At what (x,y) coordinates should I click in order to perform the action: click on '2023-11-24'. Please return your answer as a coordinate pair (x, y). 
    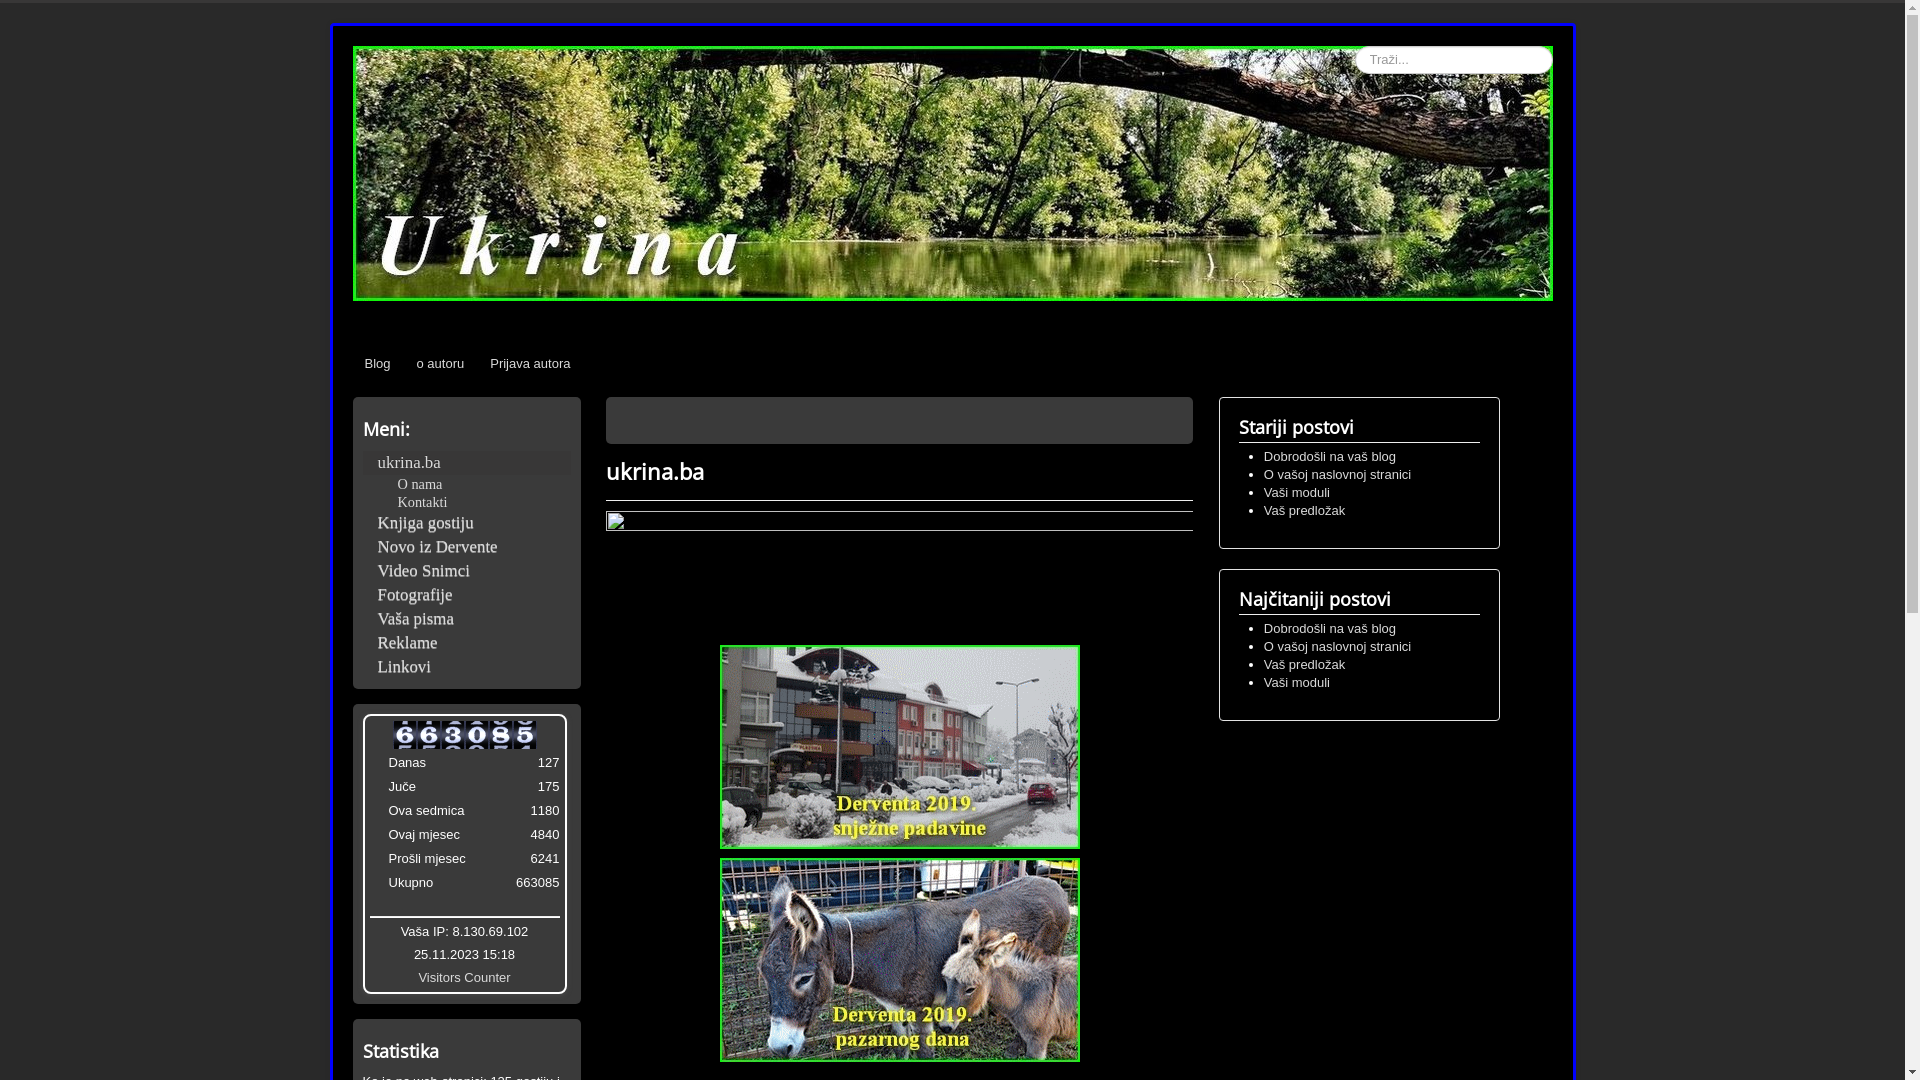
    Looking at the image, I should click on (377, 789).